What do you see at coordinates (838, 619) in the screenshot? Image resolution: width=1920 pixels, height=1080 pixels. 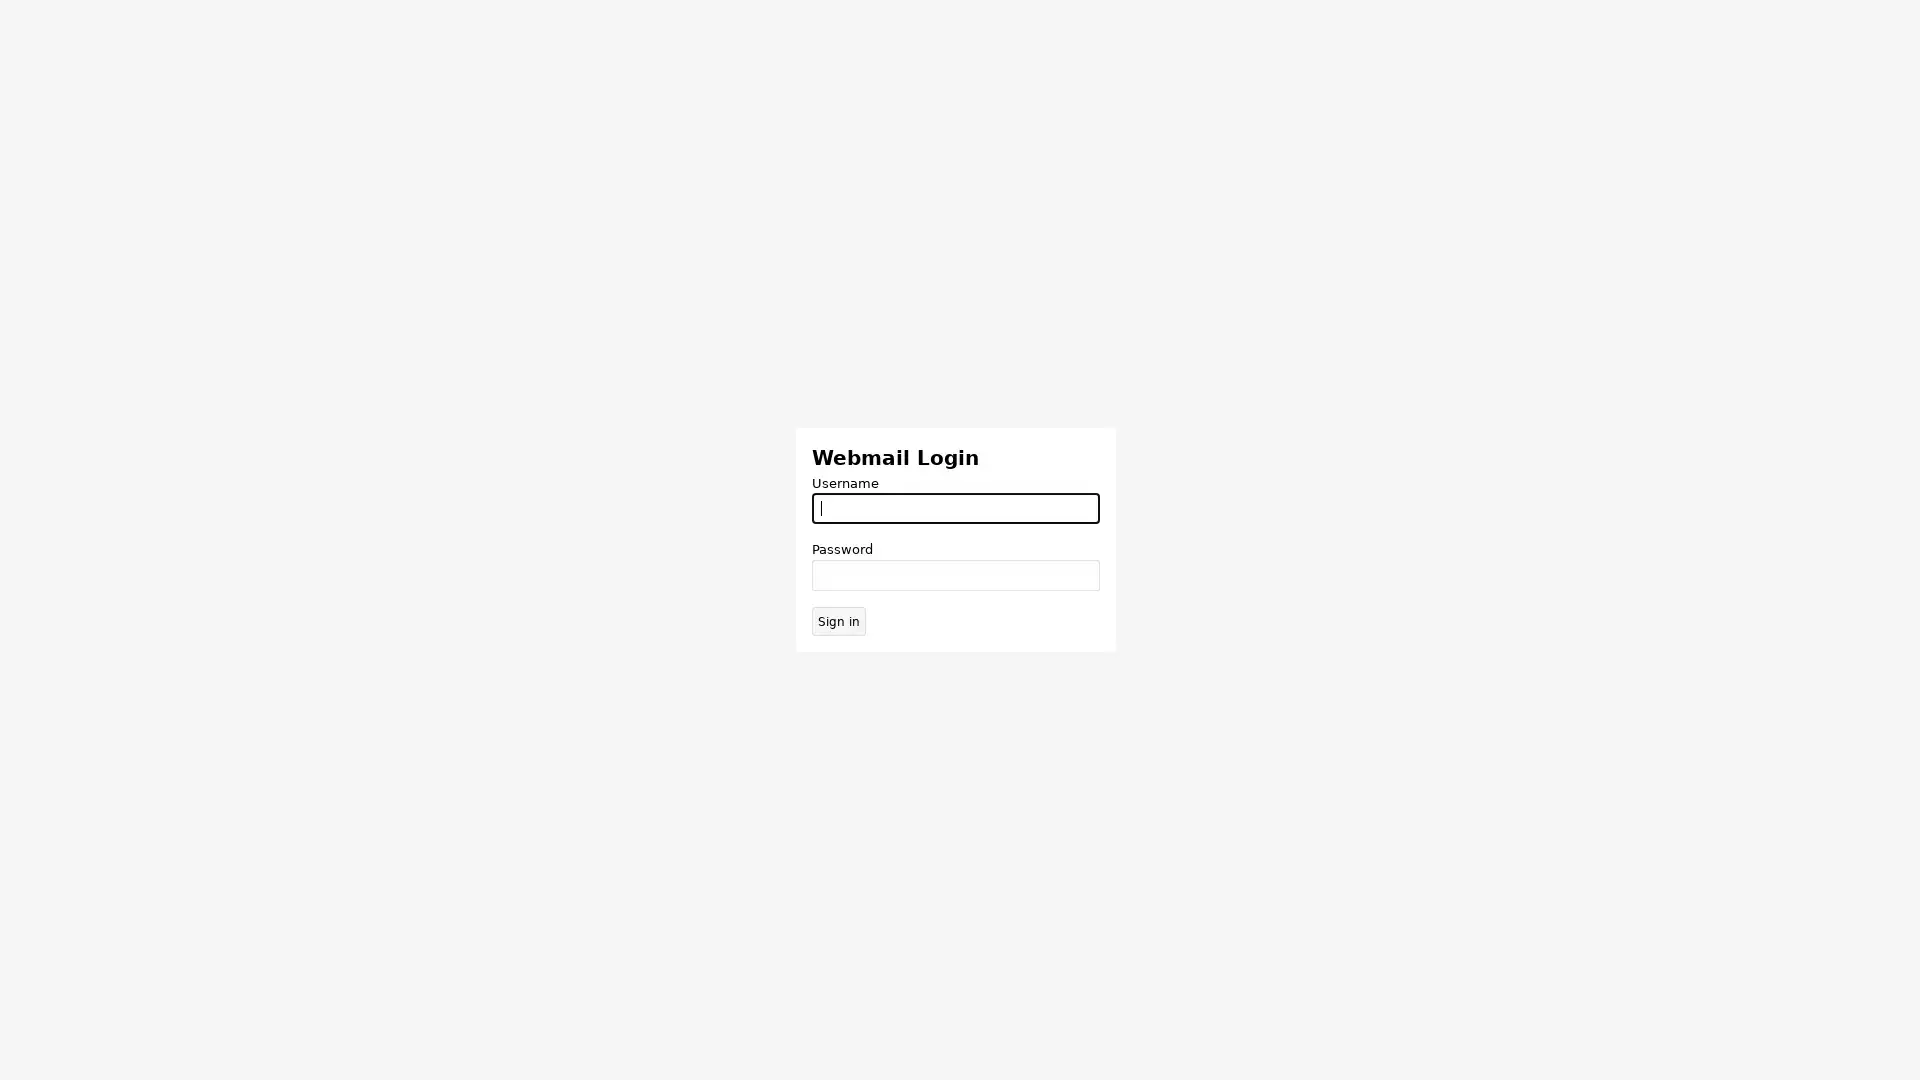 I see `Sign in` at bounding box center [838, 619].